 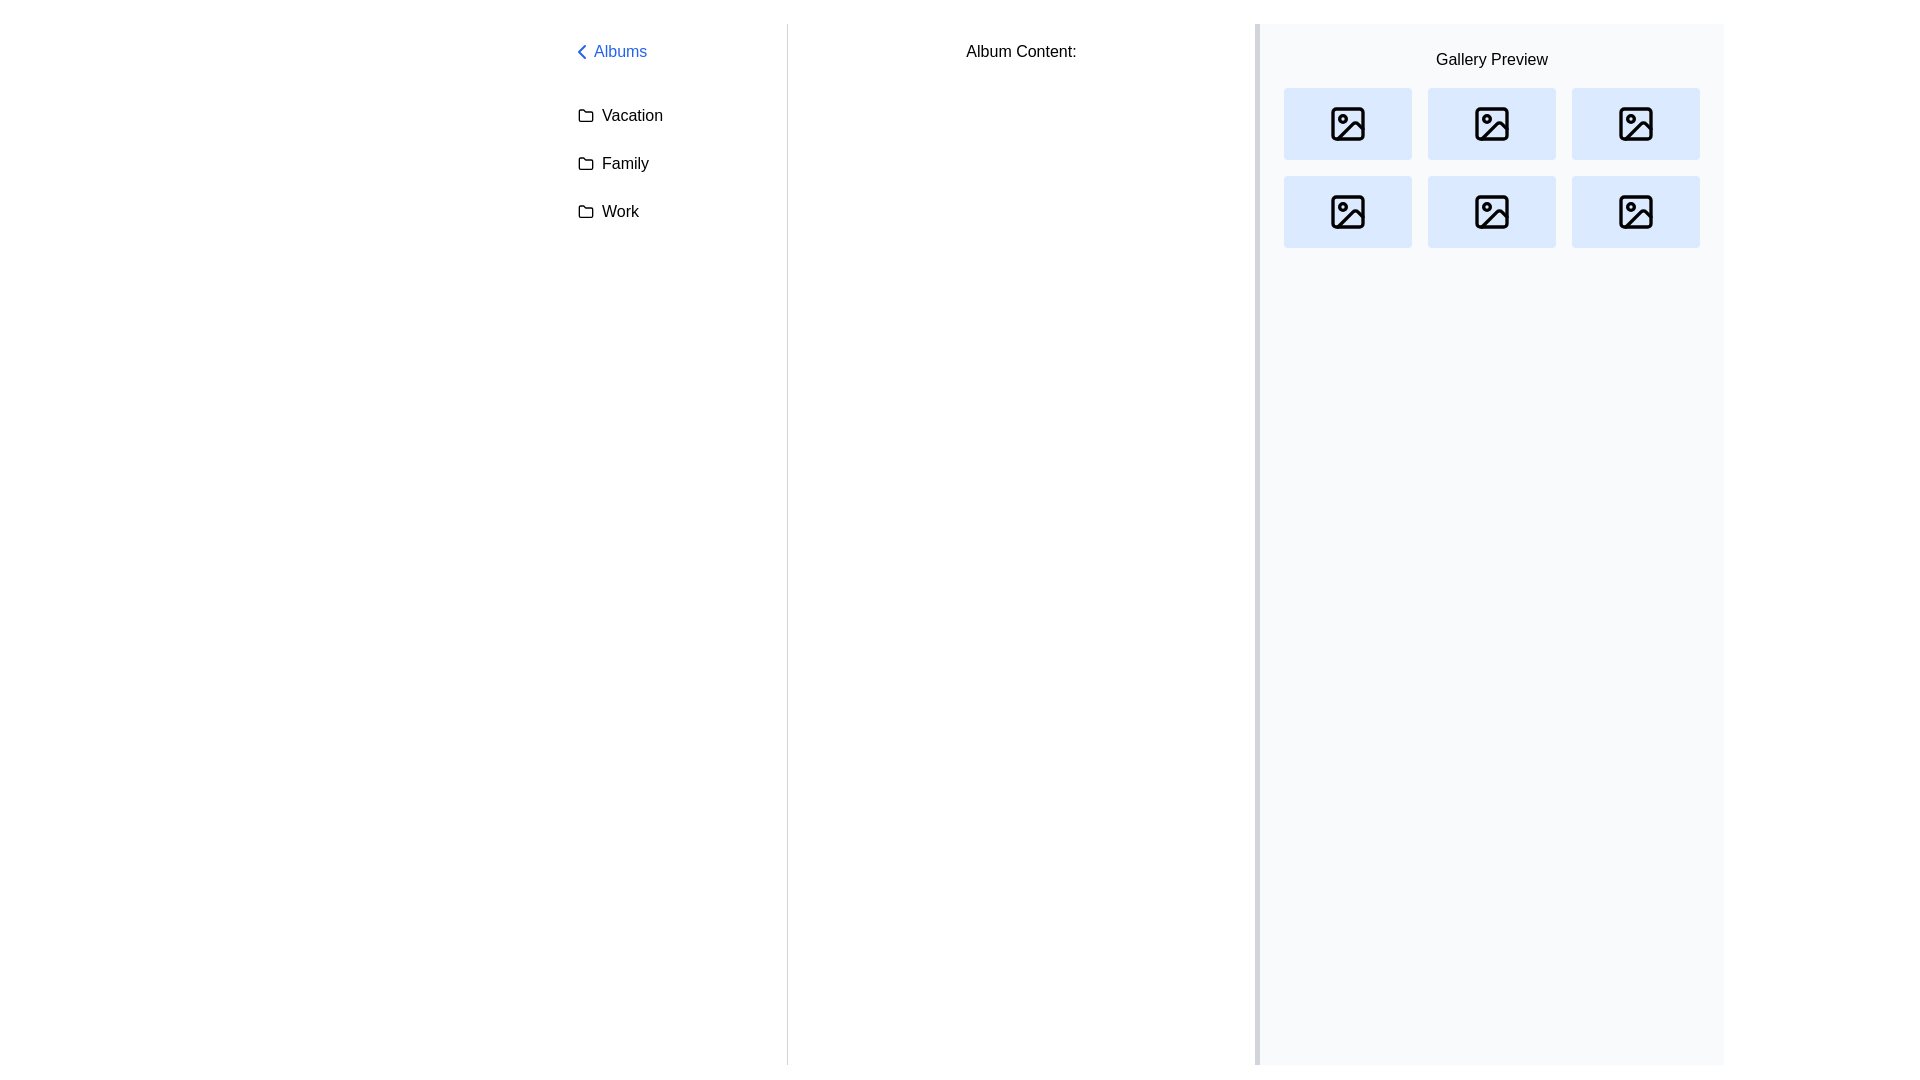 I want to click on the SVG-based icon featuring a rectangular outline with rounded corners, a sun-like circle, and a mountain shape to trigger a tooltip or effect, so click(x=1636, y=212).